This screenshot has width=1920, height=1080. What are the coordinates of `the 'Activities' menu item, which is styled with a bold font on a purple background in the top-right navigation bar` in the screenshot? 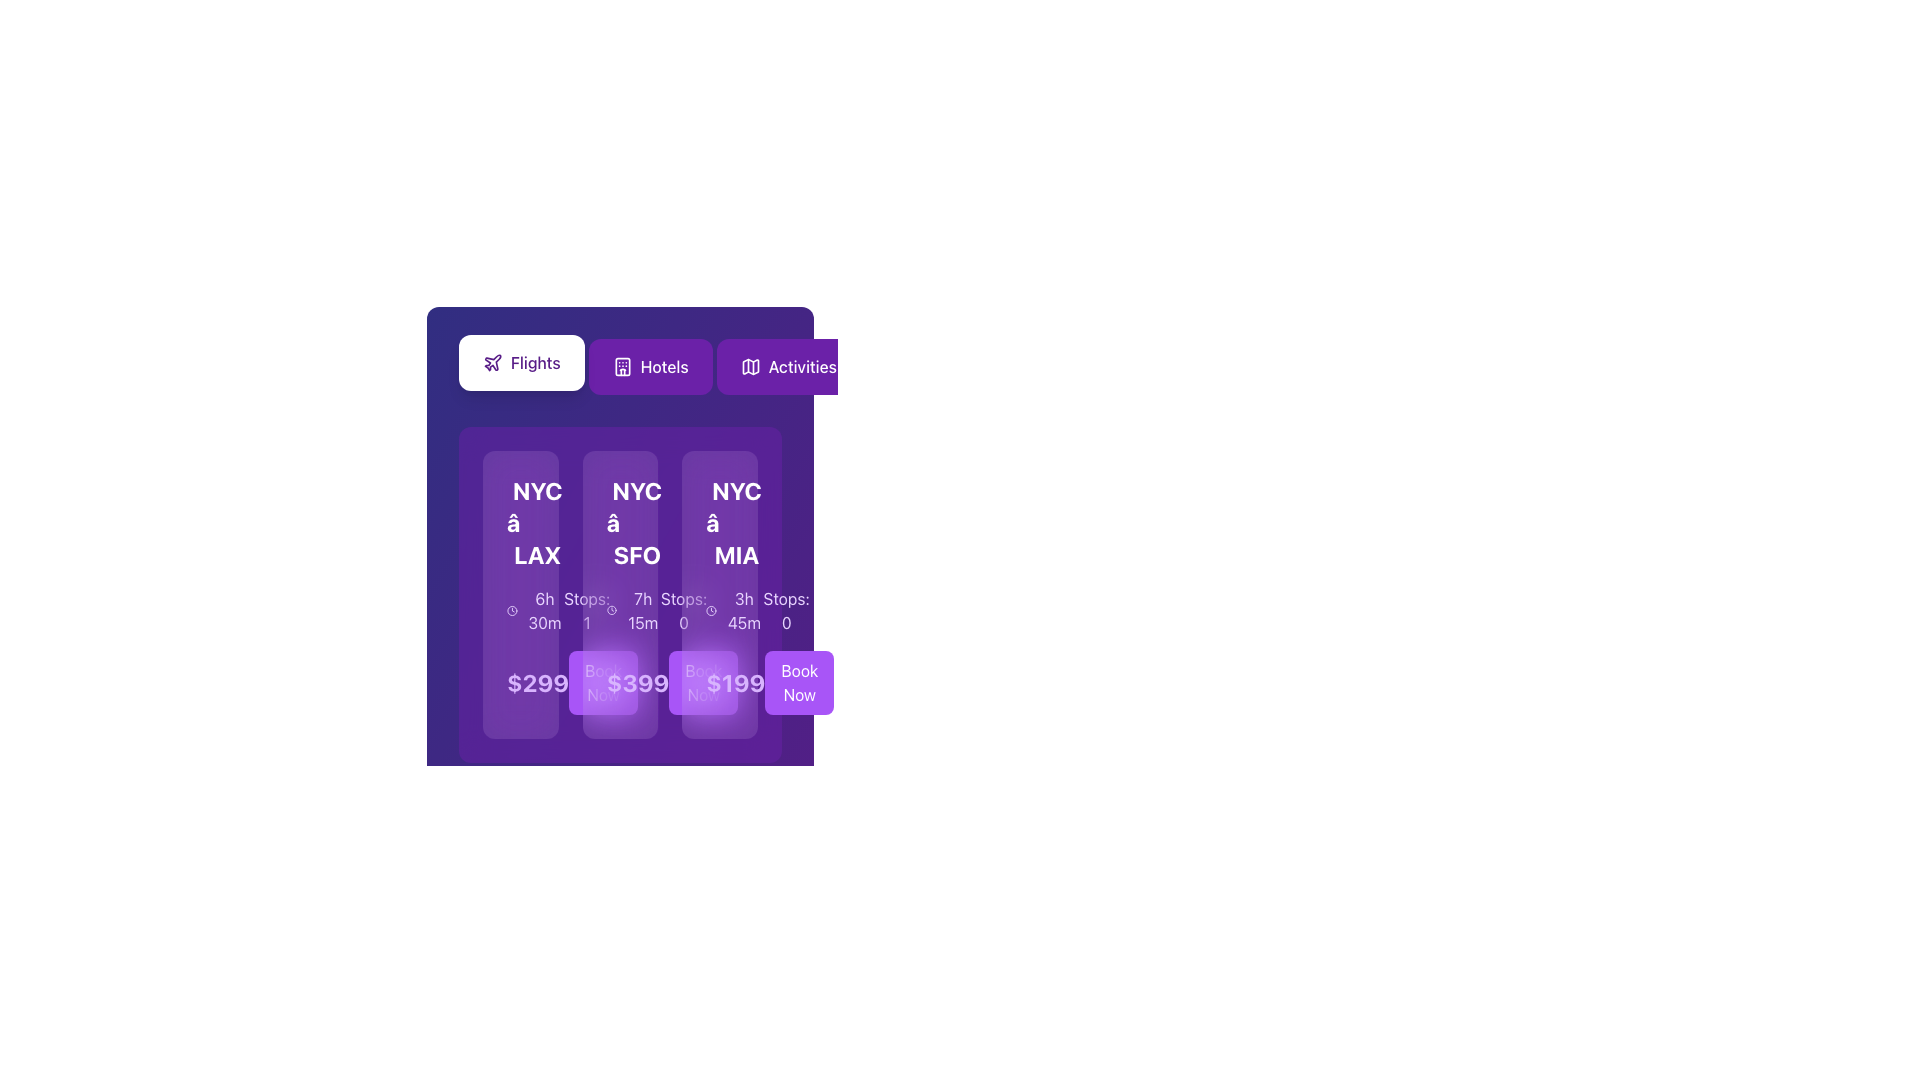 It's located at (802, 366).